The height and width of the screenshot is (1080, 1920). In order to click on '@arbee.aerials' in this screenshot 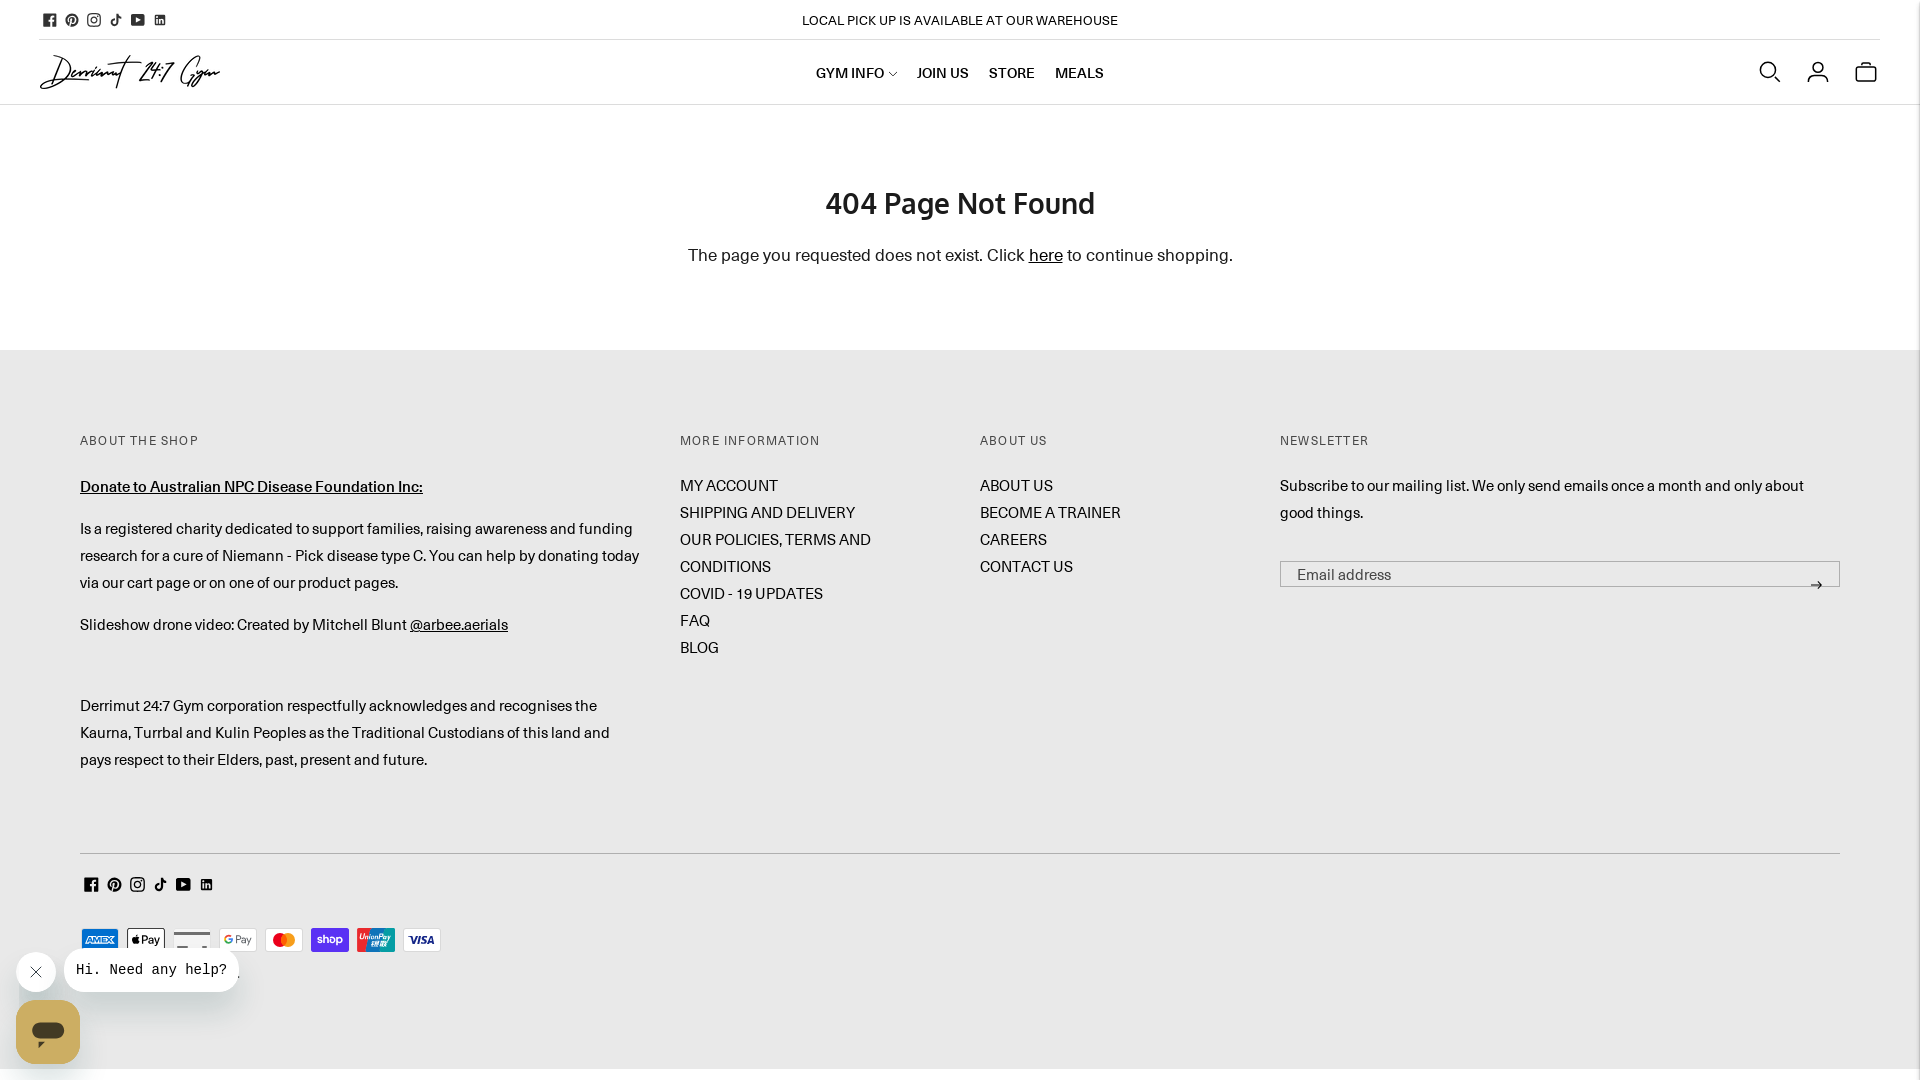, I will do `click(458, 623)`.